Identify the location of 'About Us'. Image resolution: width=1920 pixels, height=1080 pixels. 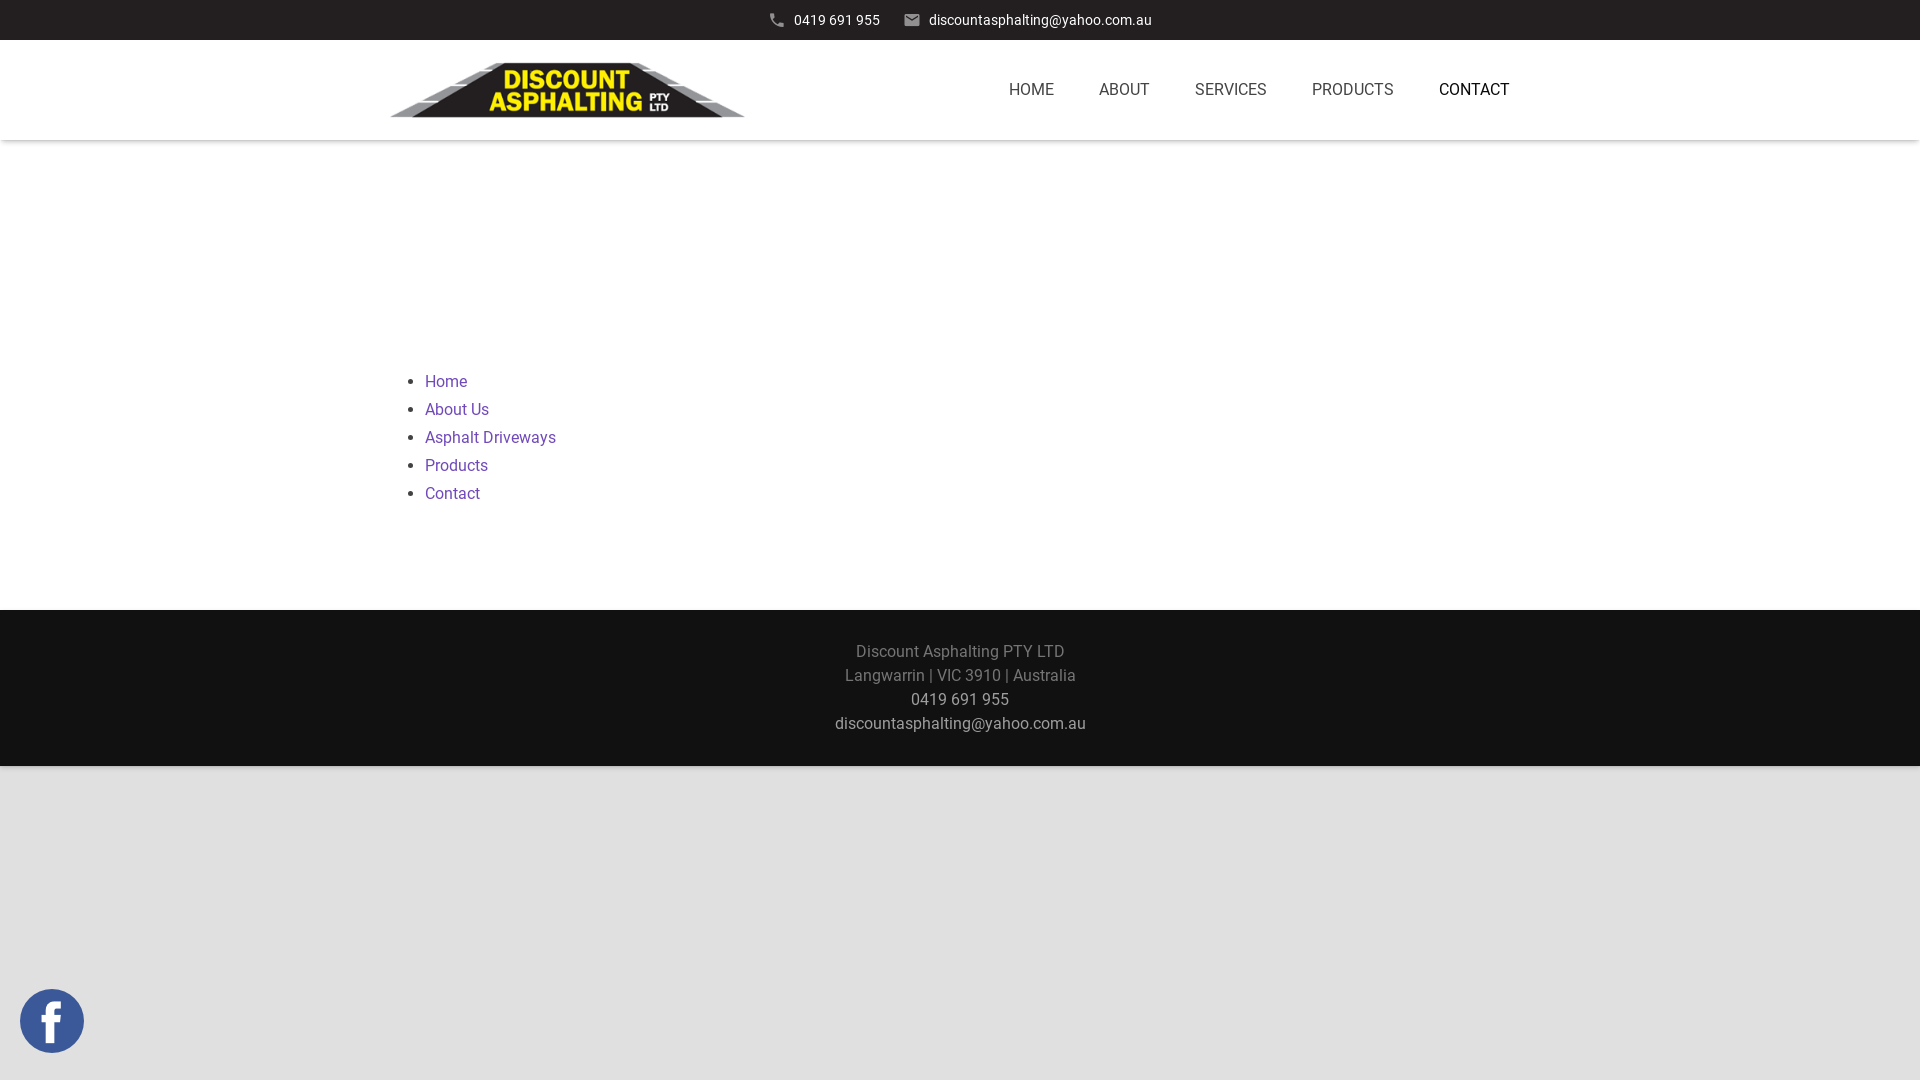
(455, 408).